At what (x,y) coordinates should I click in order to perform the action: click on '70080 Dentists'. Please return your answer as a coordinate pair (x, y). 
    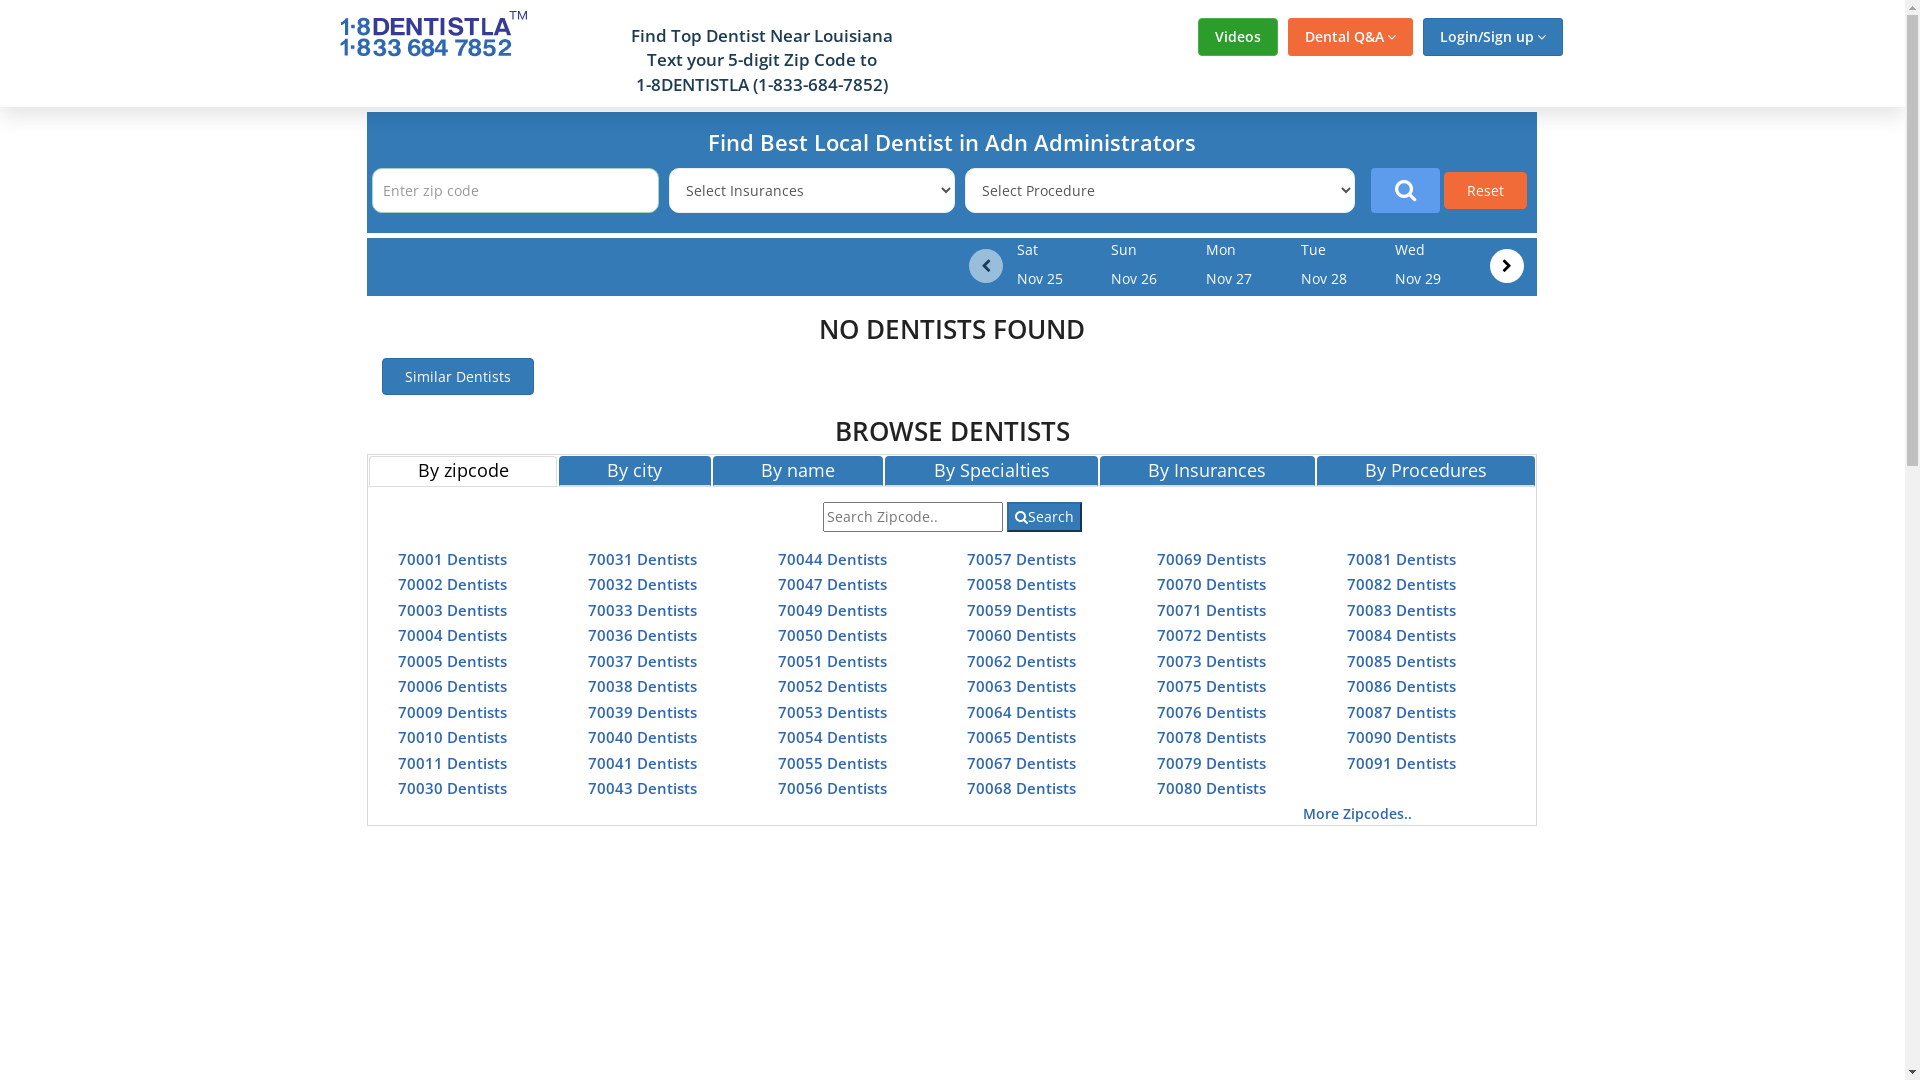
    Looking at the image, I should click on (1210, 786).